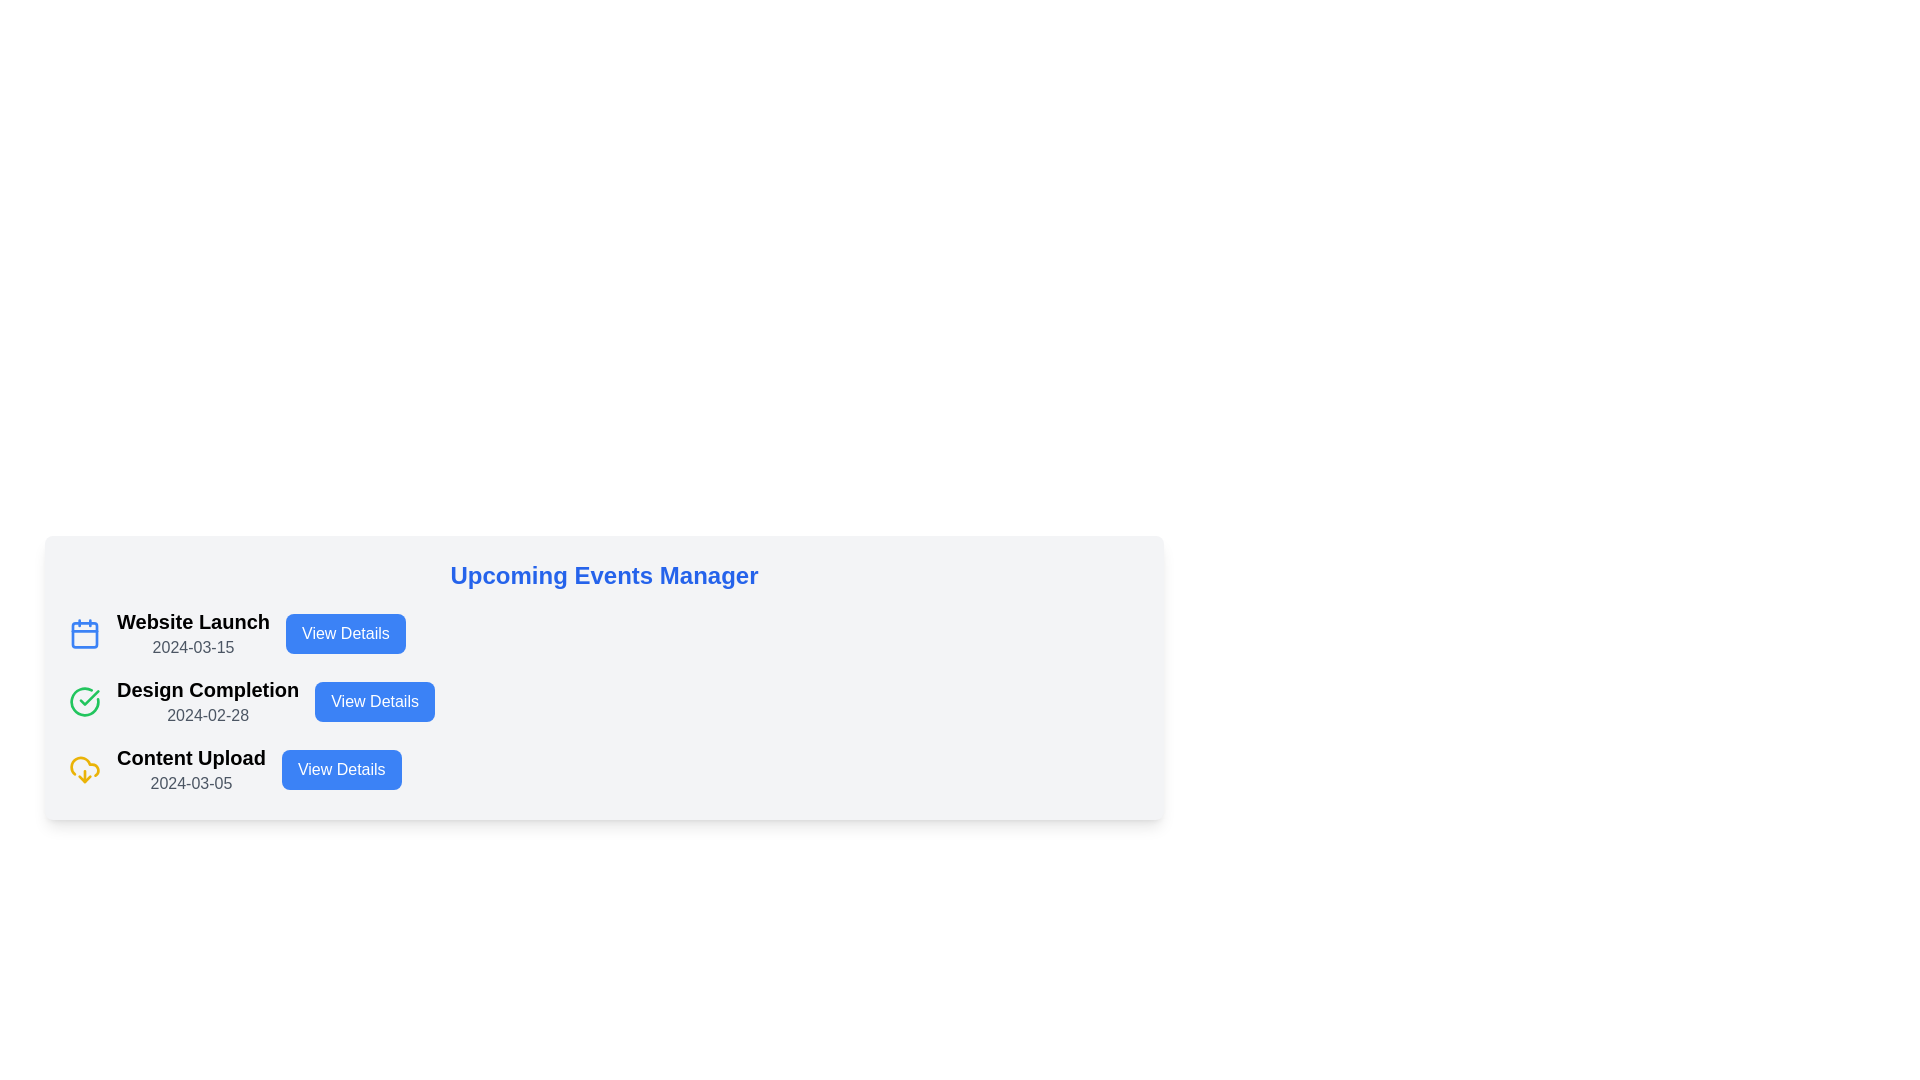  I want to click on the button located in the bottom-right corner of the interface, so click(341, 769).